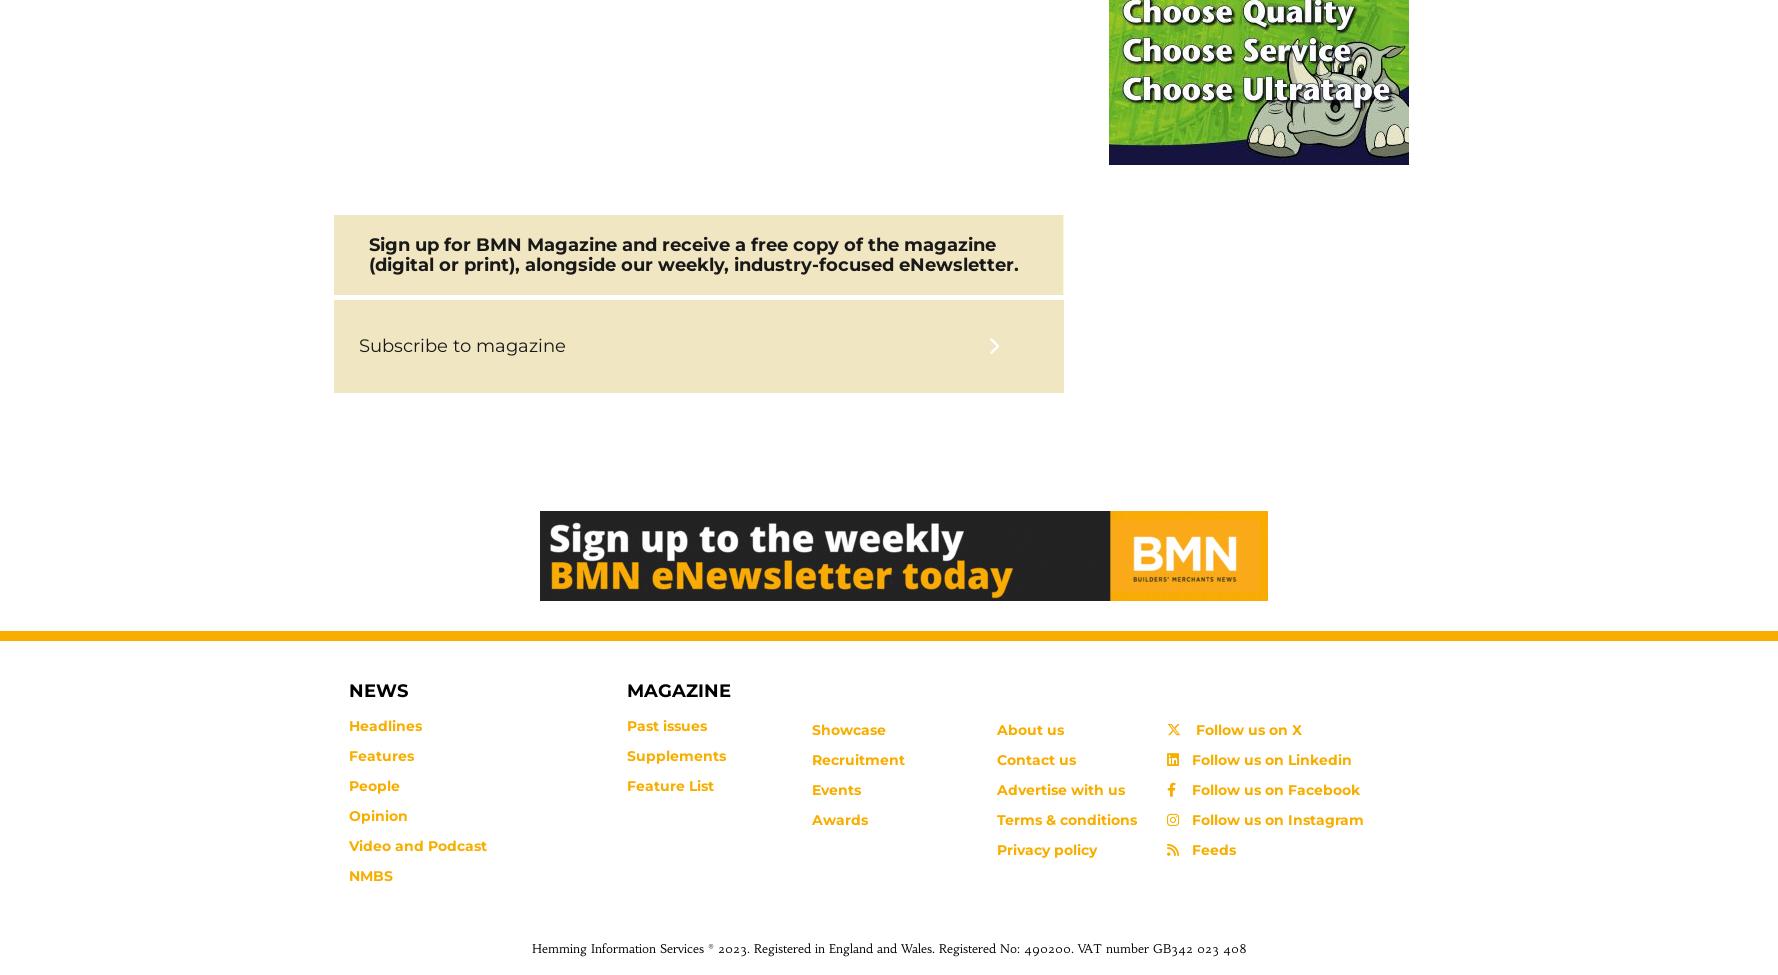 Image resolution: width=1778 pixels, height=975 pixels. I want to click on 'Contact us', so click(1035, 759).